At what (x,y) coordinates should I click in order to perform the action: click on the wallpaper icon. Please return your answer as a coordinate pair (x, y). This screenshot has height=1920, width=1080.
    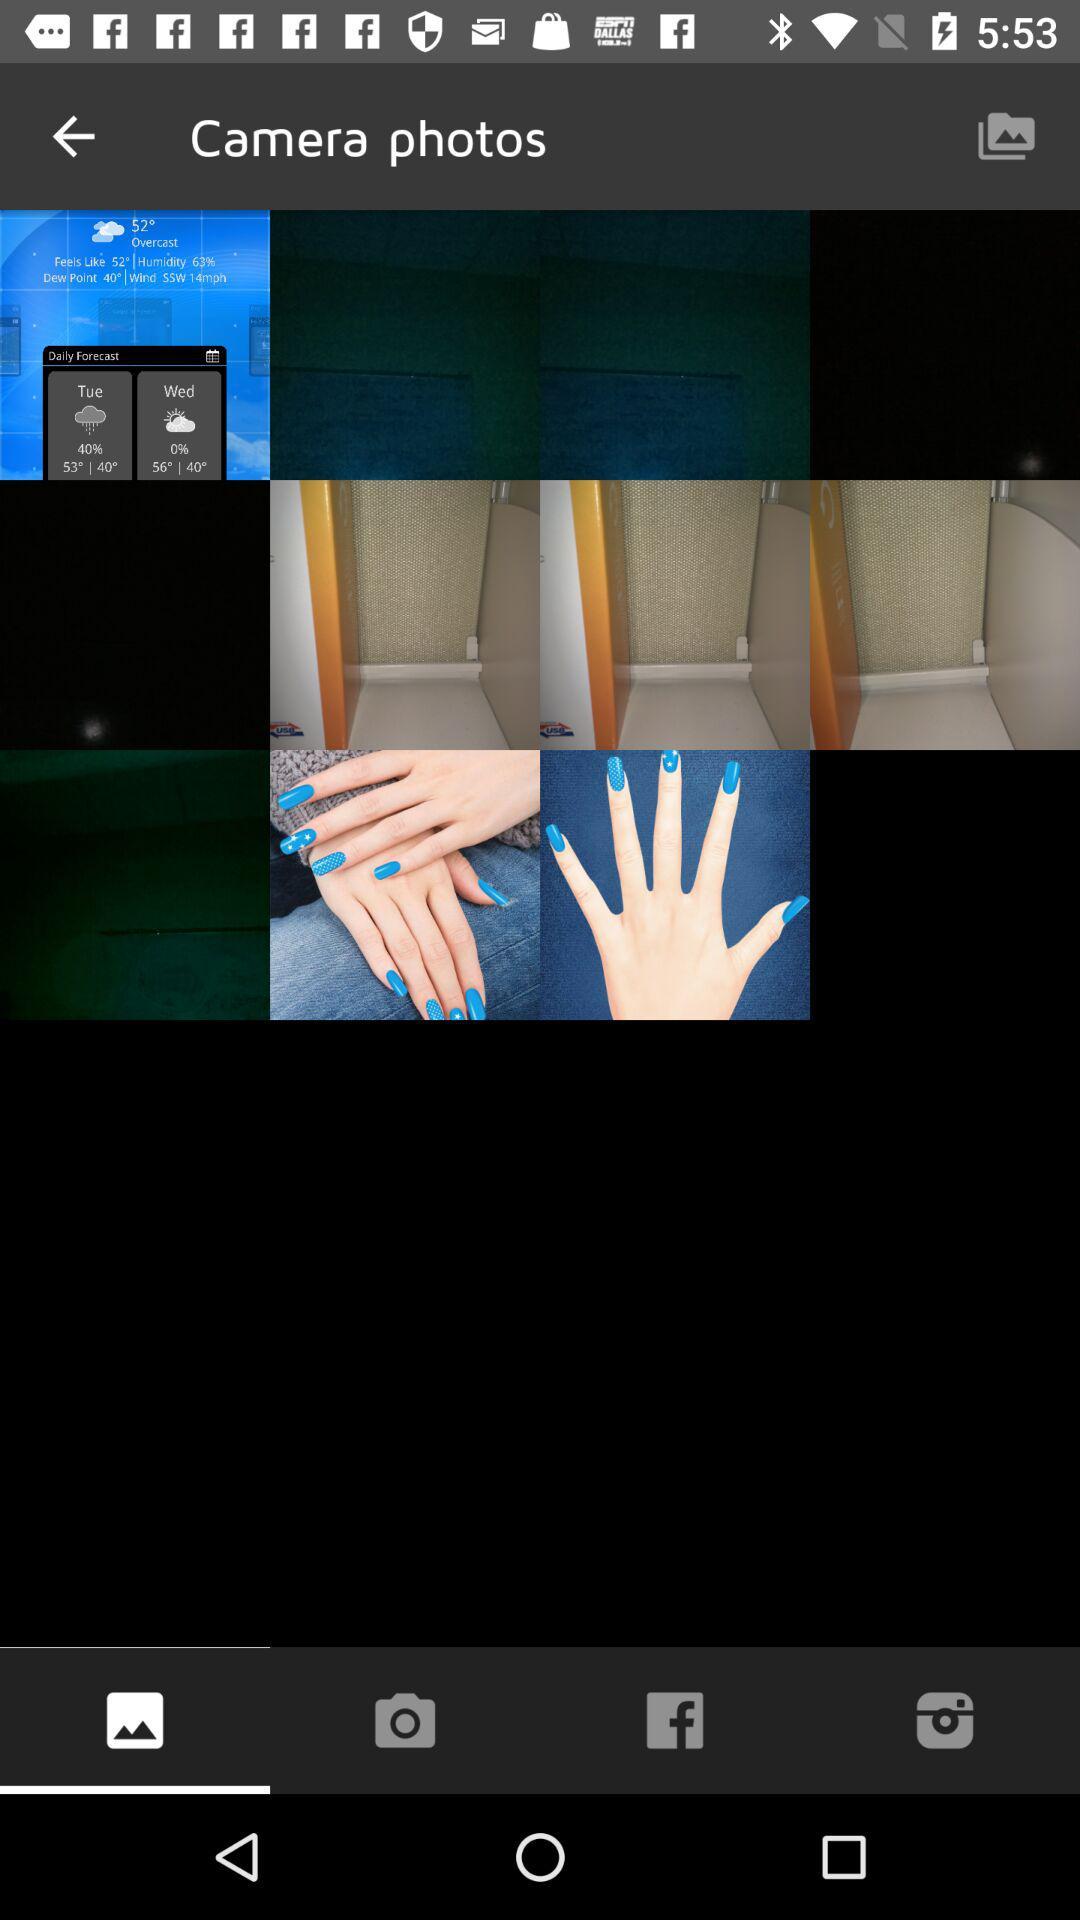
    Looking at the image, I should click on (135, 1719).